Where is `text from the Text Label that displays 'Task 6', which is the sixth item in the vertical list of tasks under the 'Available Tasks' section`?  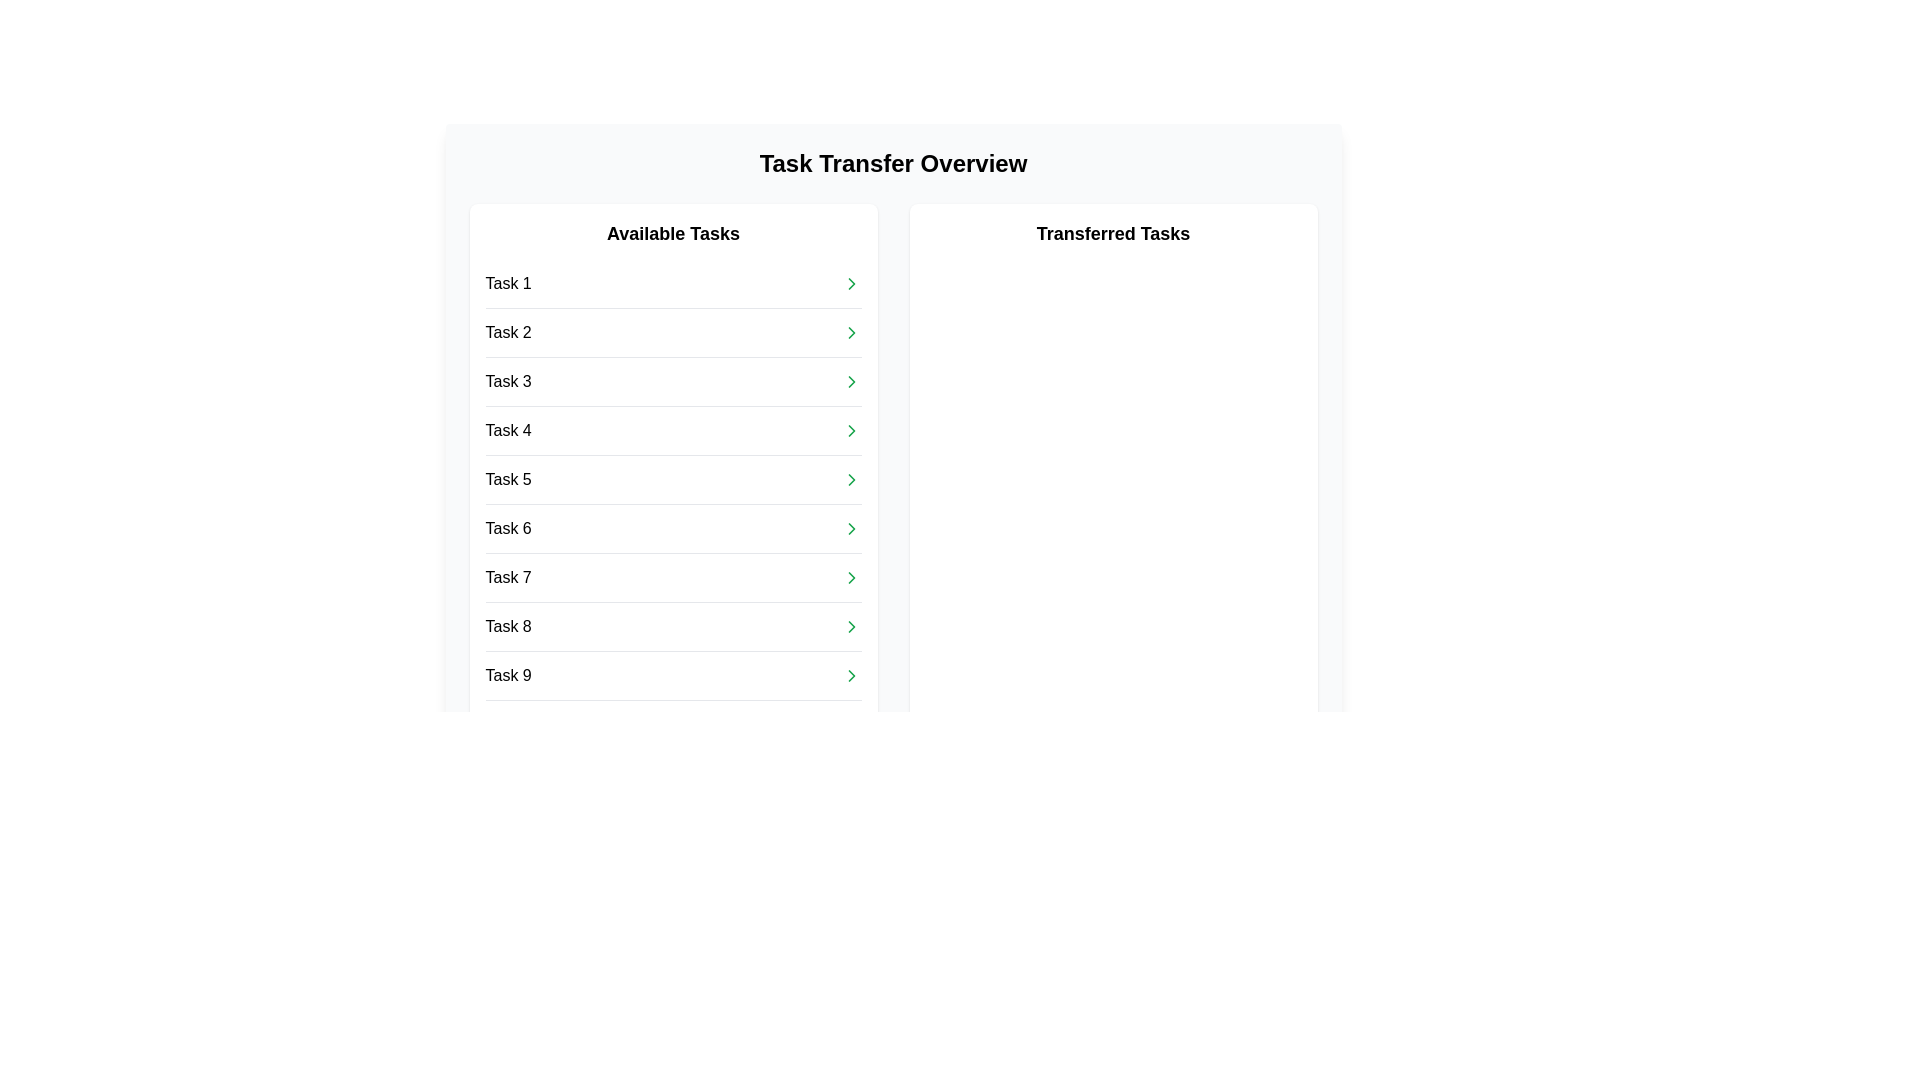 text from the Text Label that displays 'Task 6', which is the sixth item in the vertical list of tasks under the 'Available Tasks' section is located at coordinates (508, 527).